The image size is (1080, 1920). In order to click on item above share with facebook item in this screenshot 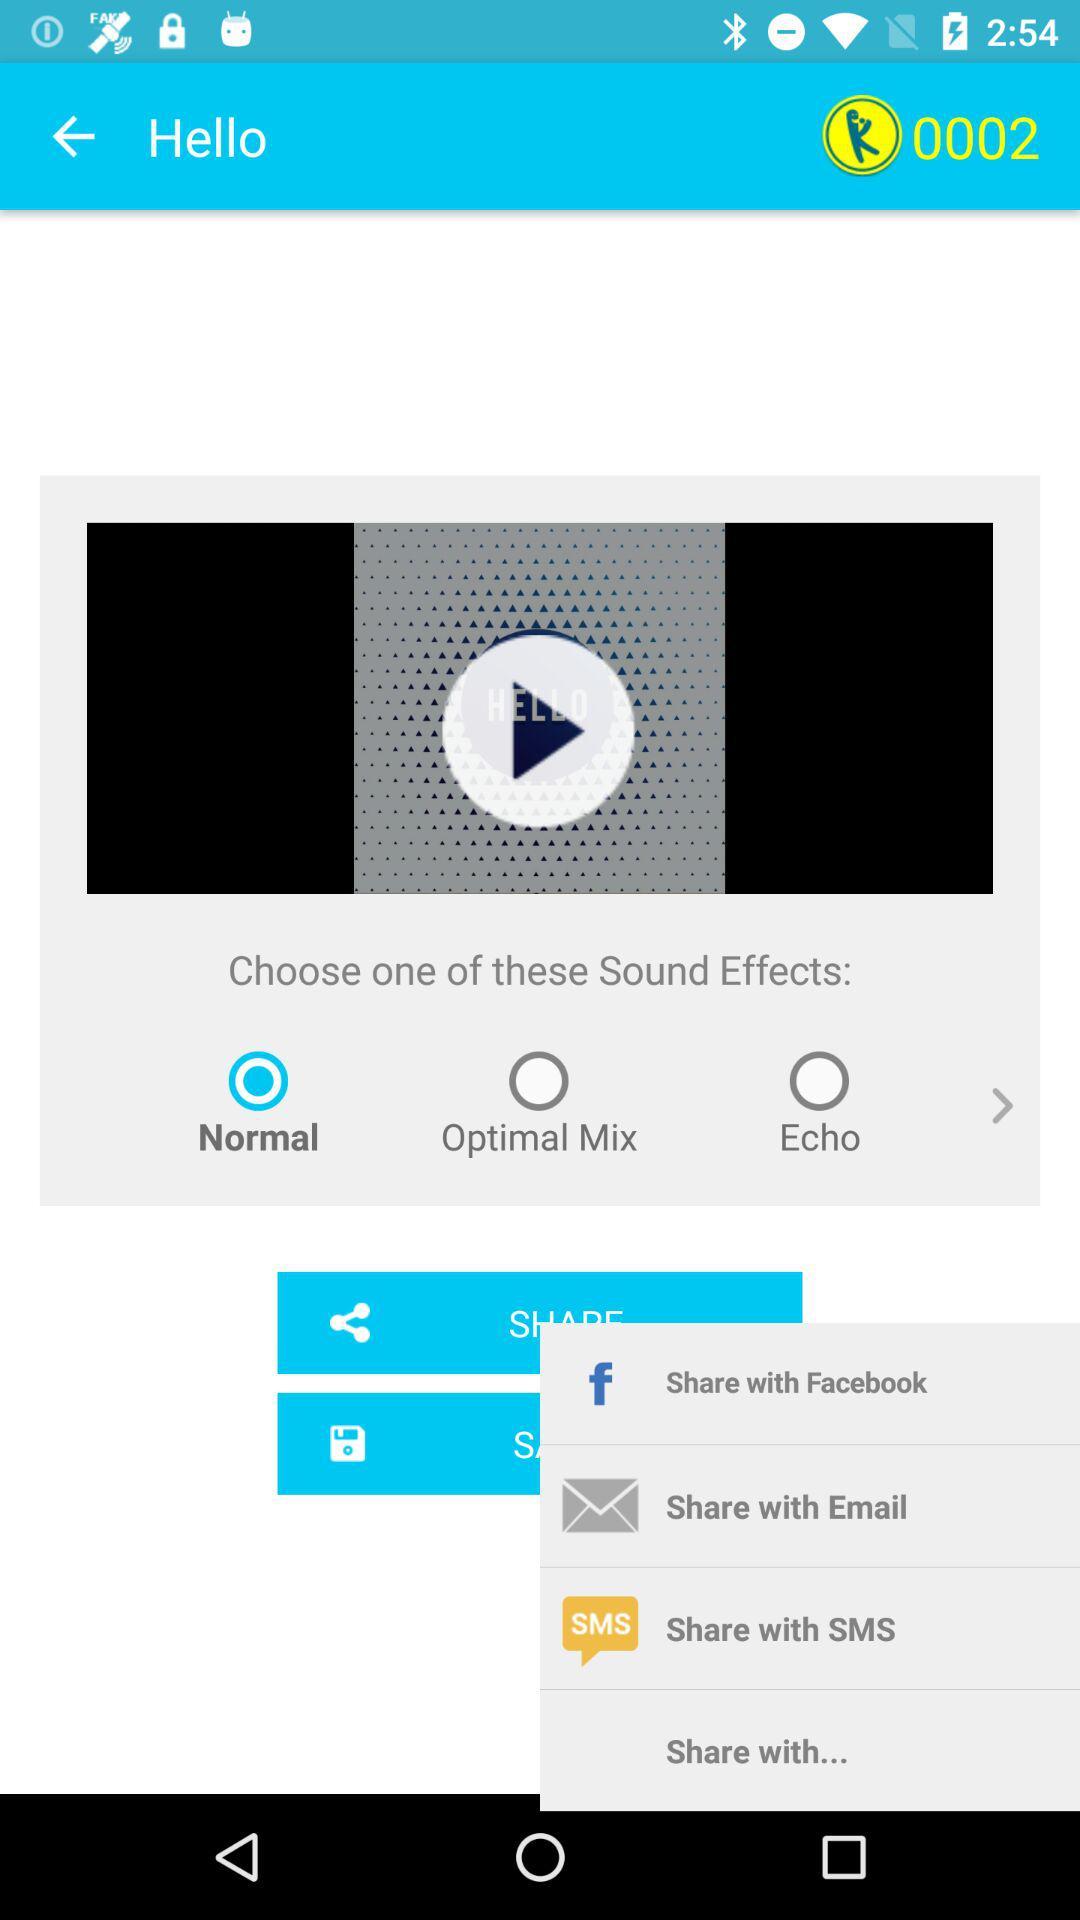, I will do `click(986, 1128)`.